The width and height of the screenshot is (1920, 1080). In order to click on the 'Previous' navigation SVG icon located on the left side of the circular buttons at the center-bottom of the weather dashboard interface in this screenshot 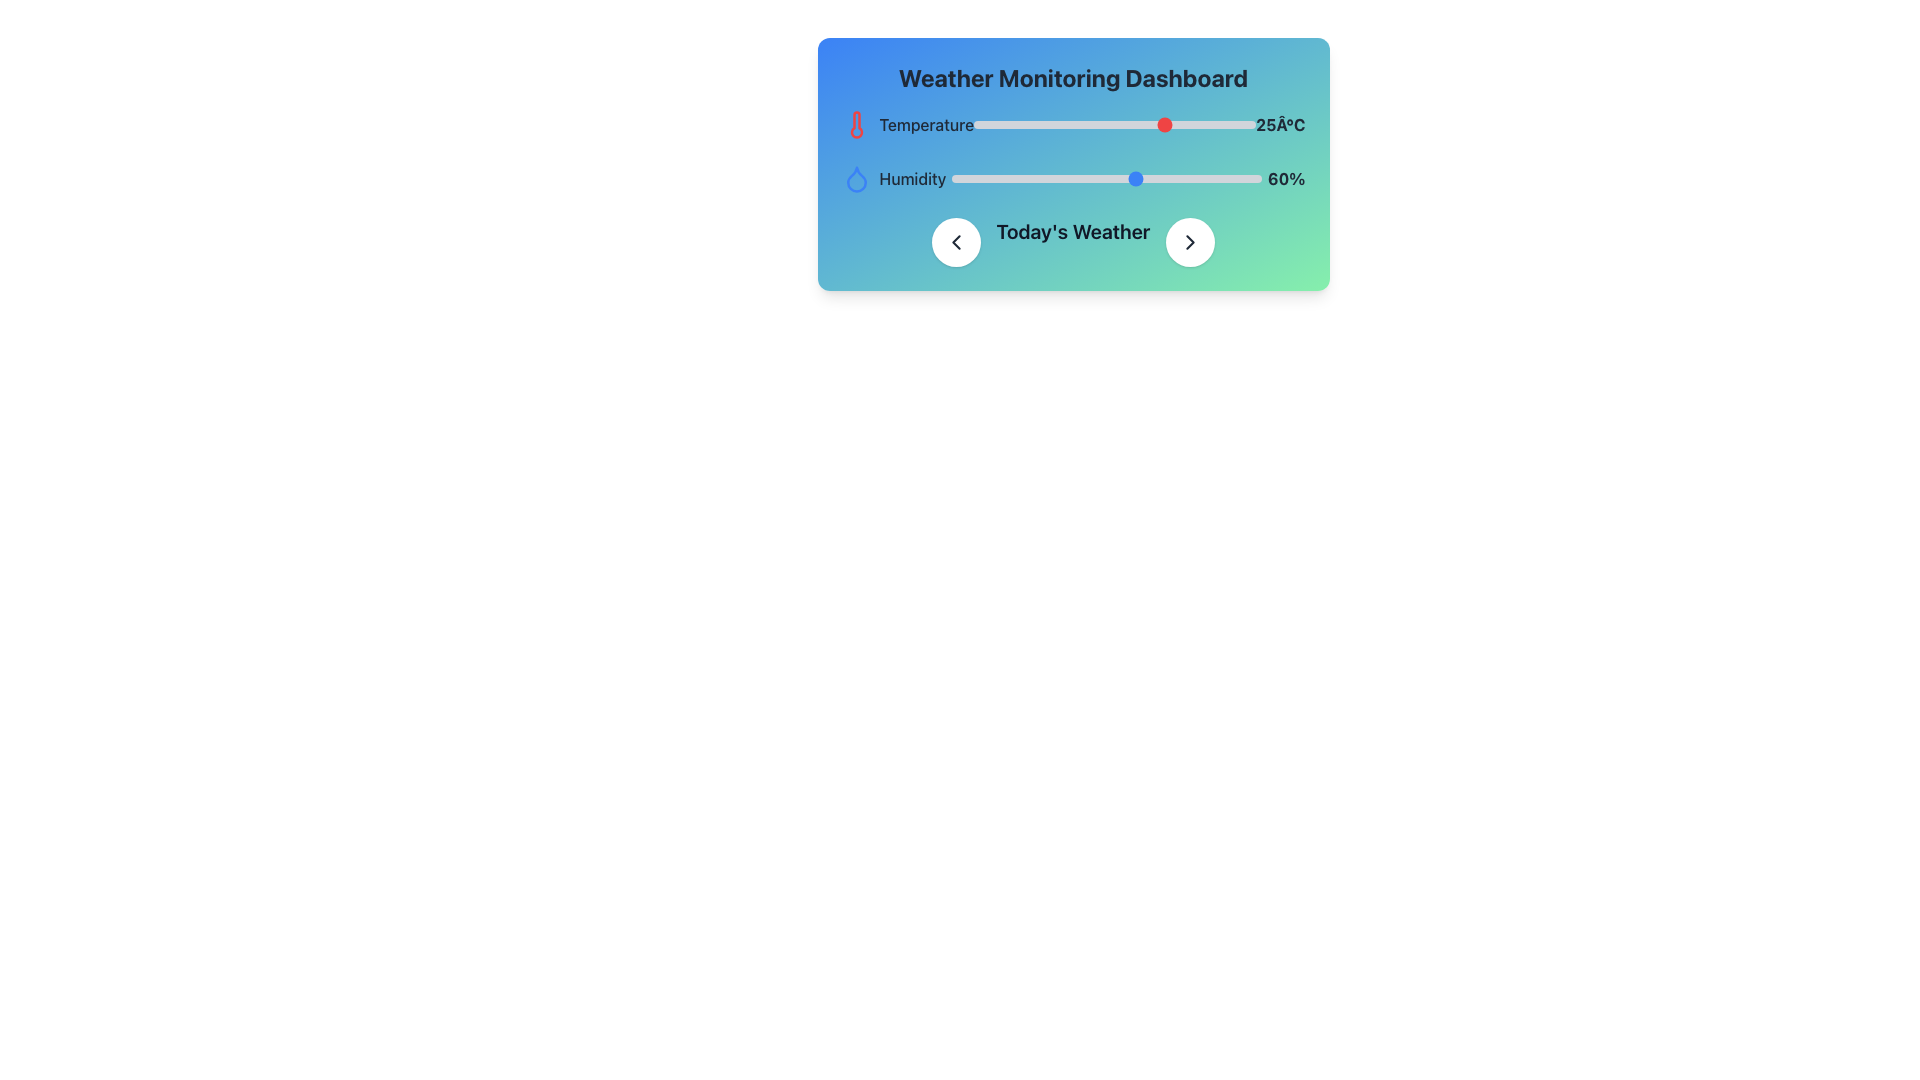, I will do `click(955, 241)`.